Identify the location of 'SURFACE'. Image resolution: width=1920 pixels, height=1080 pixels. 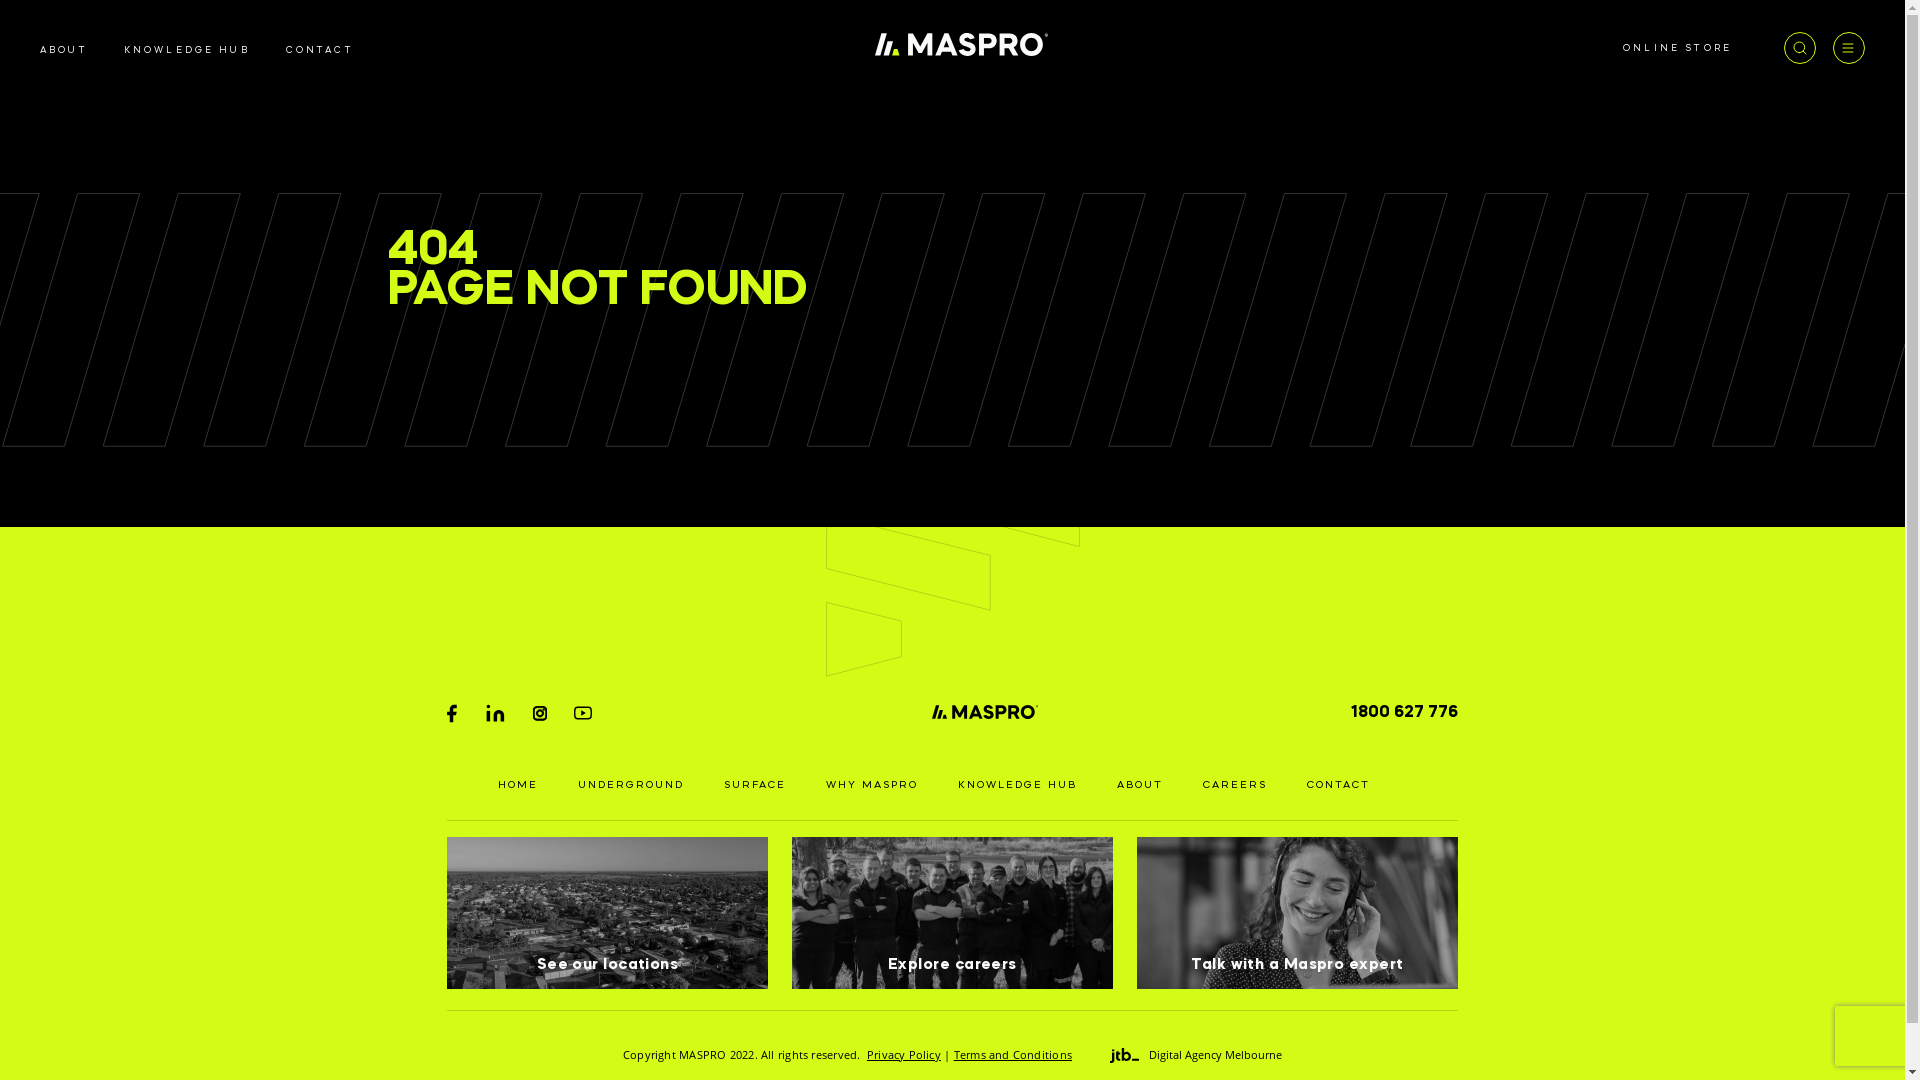
(753, 784).